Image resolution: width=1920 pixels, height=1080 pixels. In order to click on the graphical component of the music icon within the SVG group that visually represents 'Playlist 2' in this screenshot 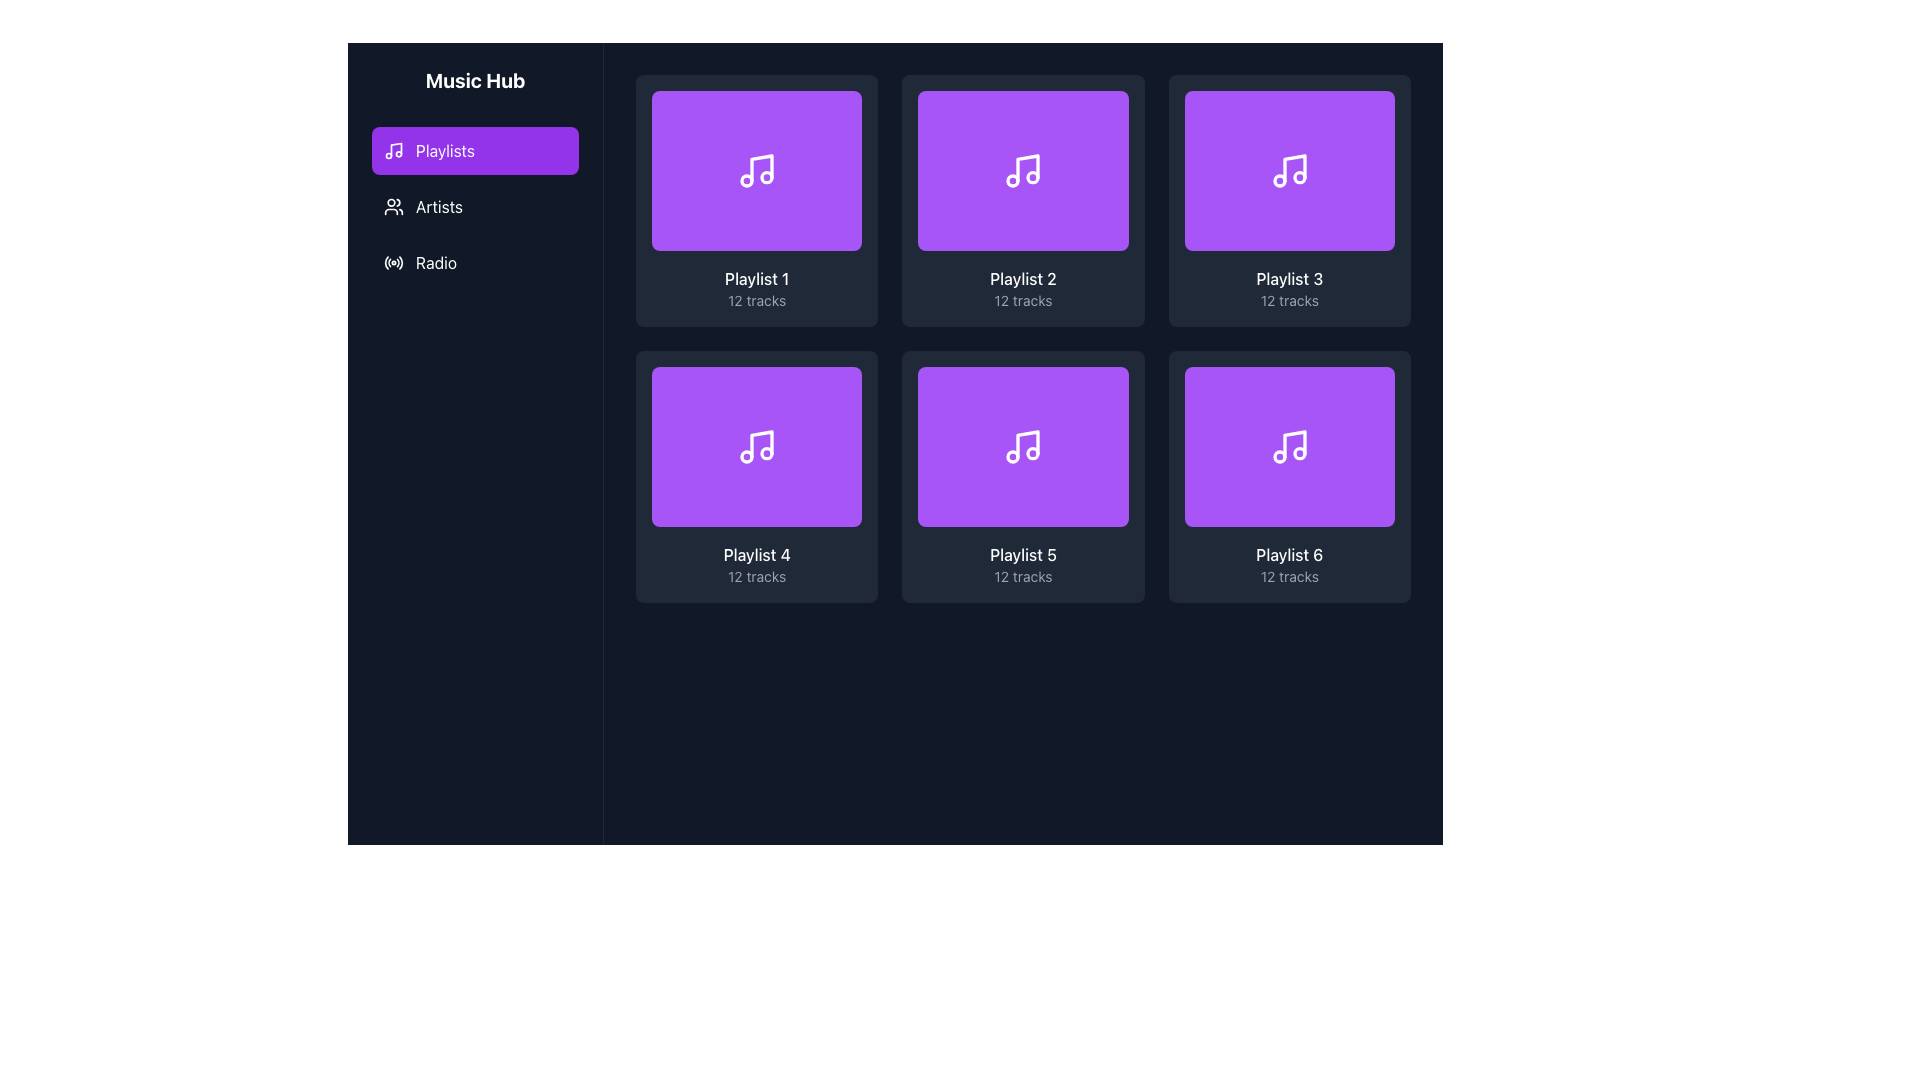, I will do `click(1033, 176)`.